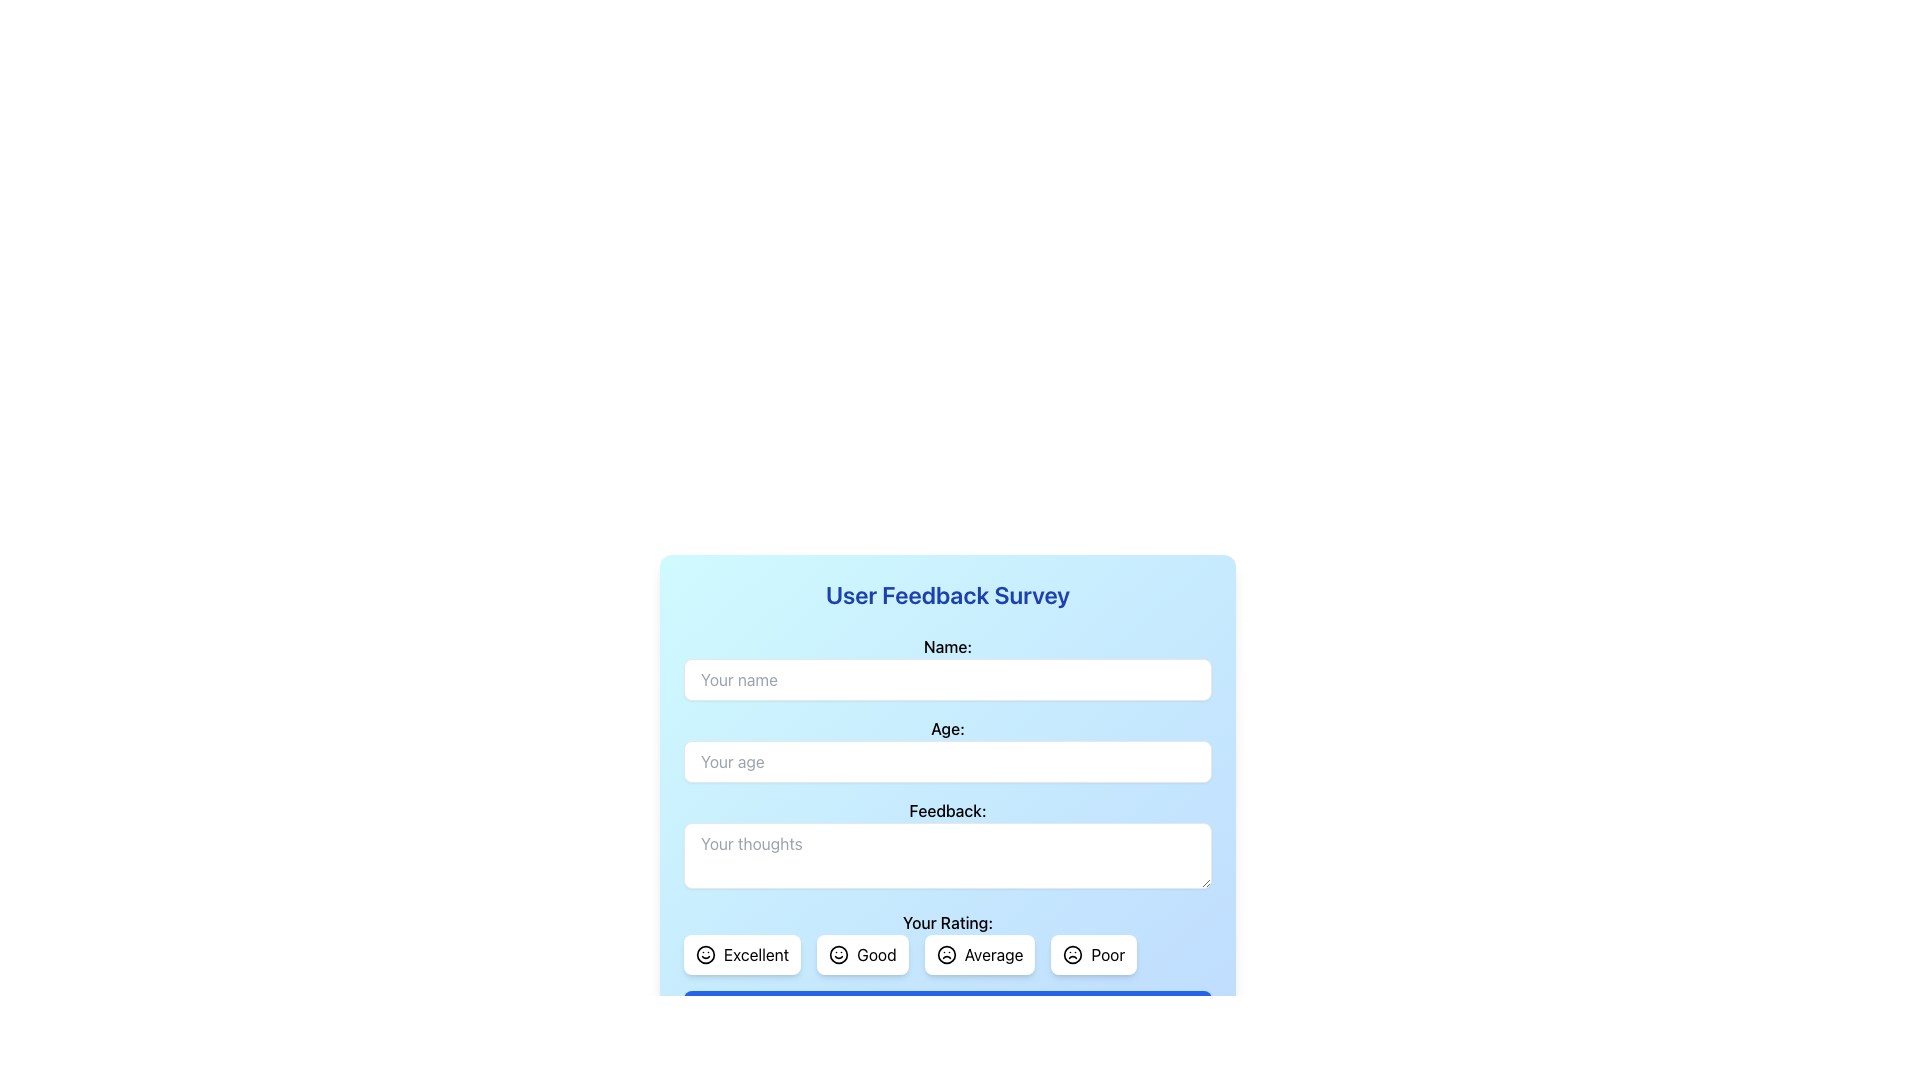 This screenshot has height=1080, width=1920. Describe the element at coordinates (947, 833) in the screenshot. I see `to activate the feedback input area located below the 'Age' input field and above the 'Your Rating' section in the user feedback form` at that location.